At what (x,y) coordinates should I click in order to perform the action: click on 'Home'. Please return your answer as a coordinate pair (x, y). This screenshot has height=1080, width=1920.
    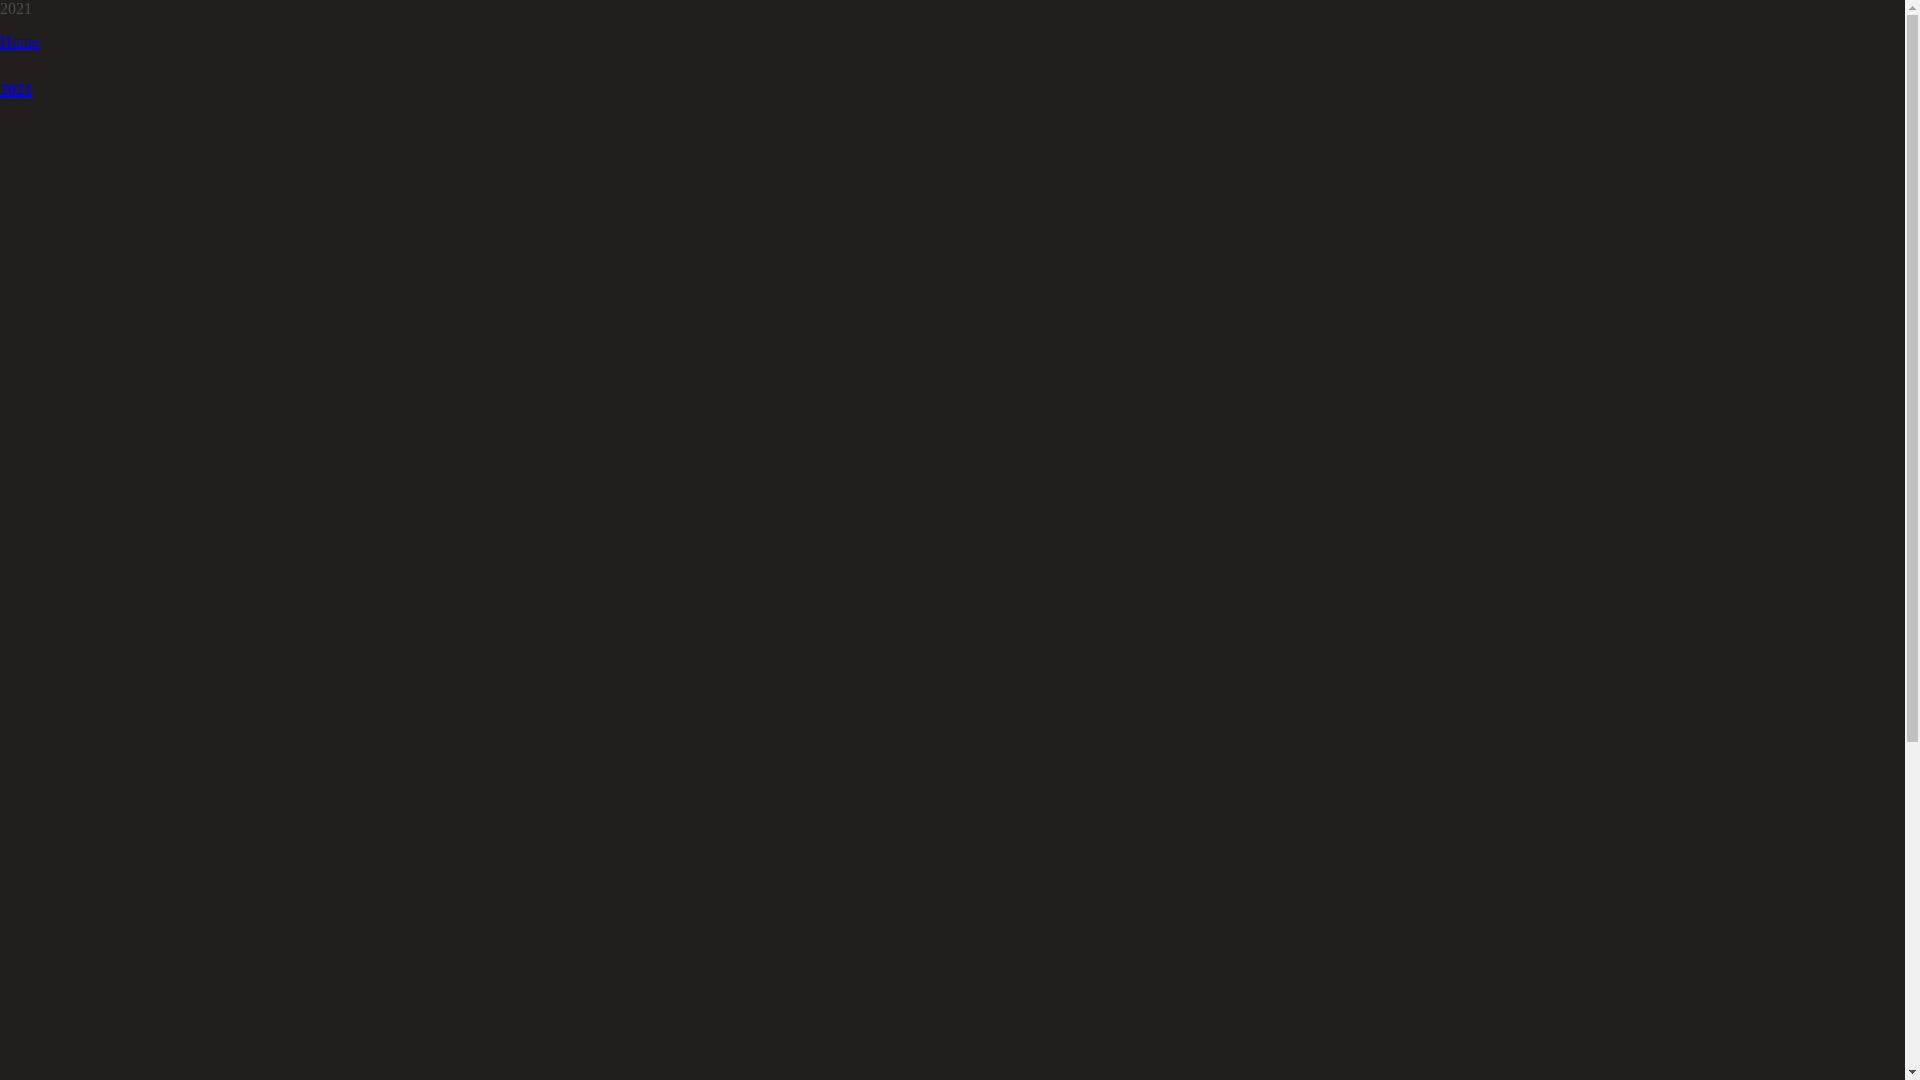
    Looking at the image, I should click on (0, 41).